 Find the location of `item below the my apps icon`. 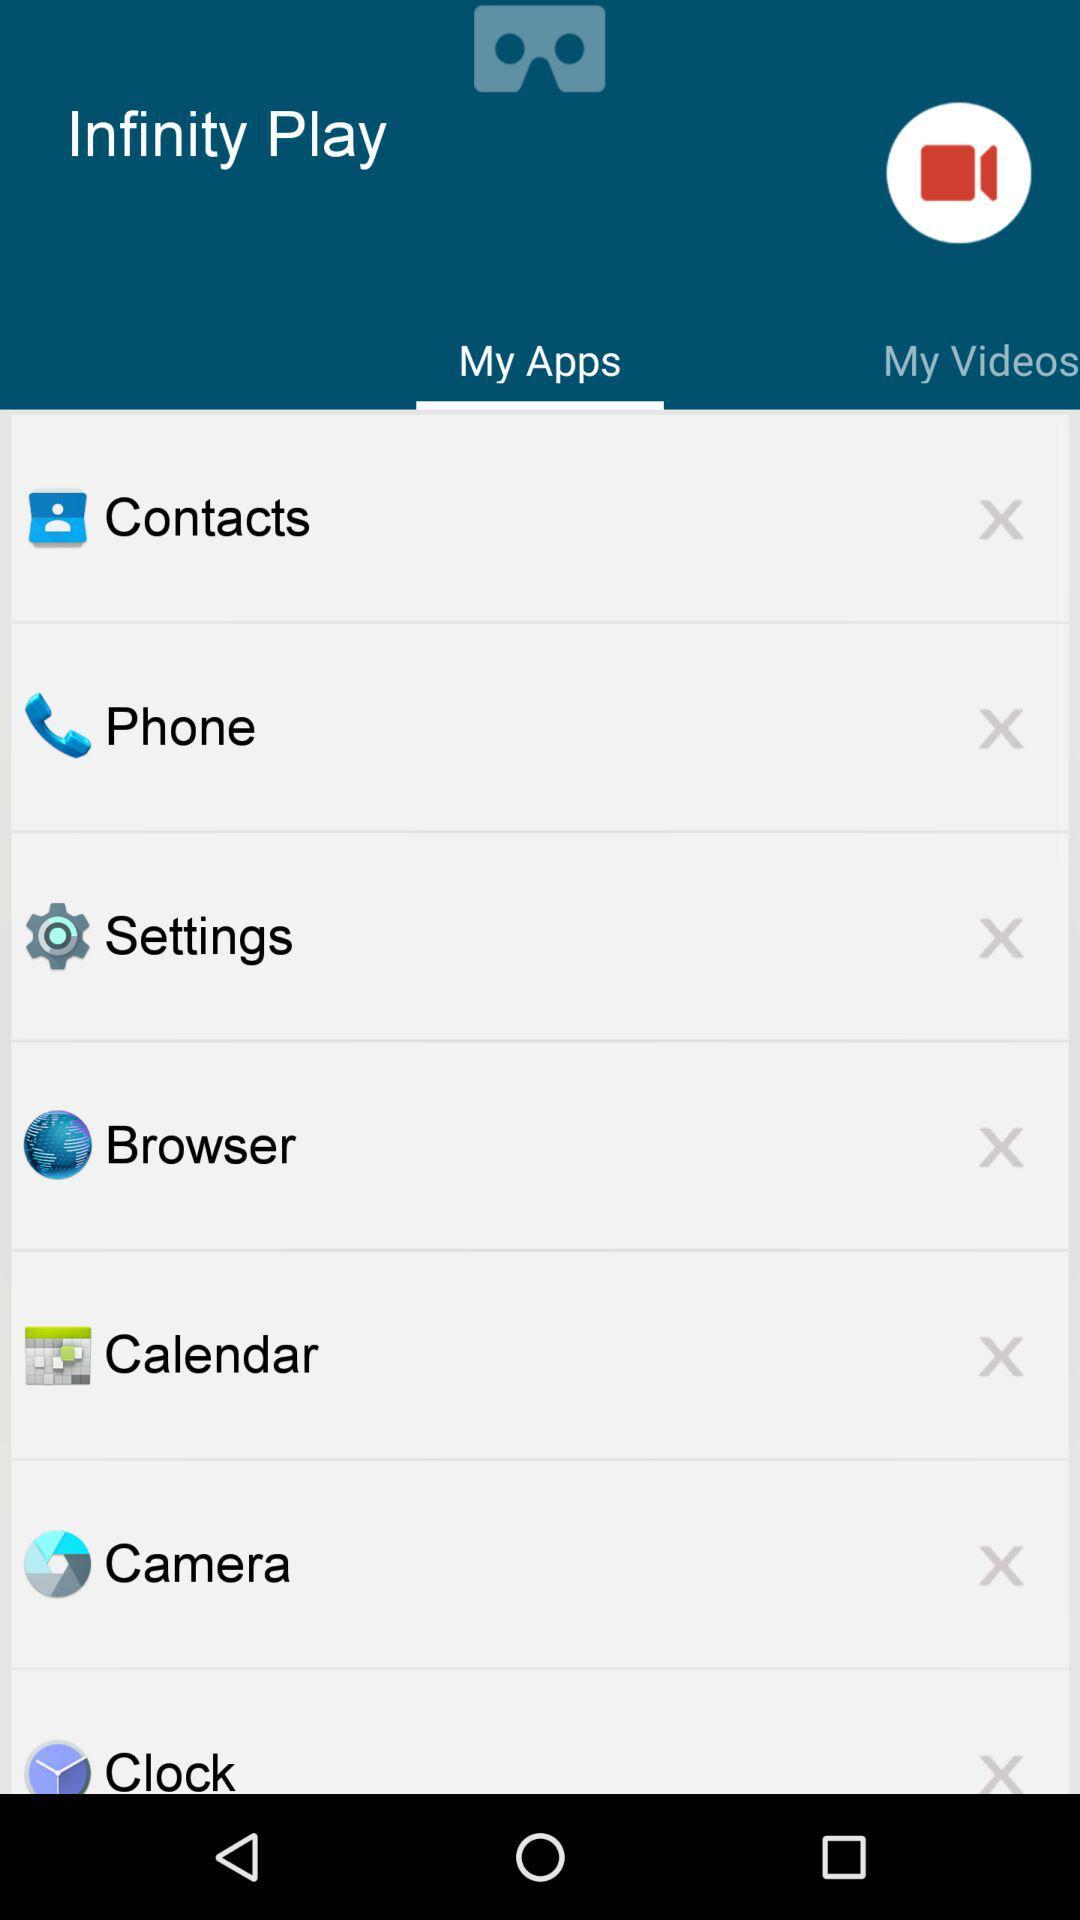

item below the my apps icon is located at coordinates (585, 517).